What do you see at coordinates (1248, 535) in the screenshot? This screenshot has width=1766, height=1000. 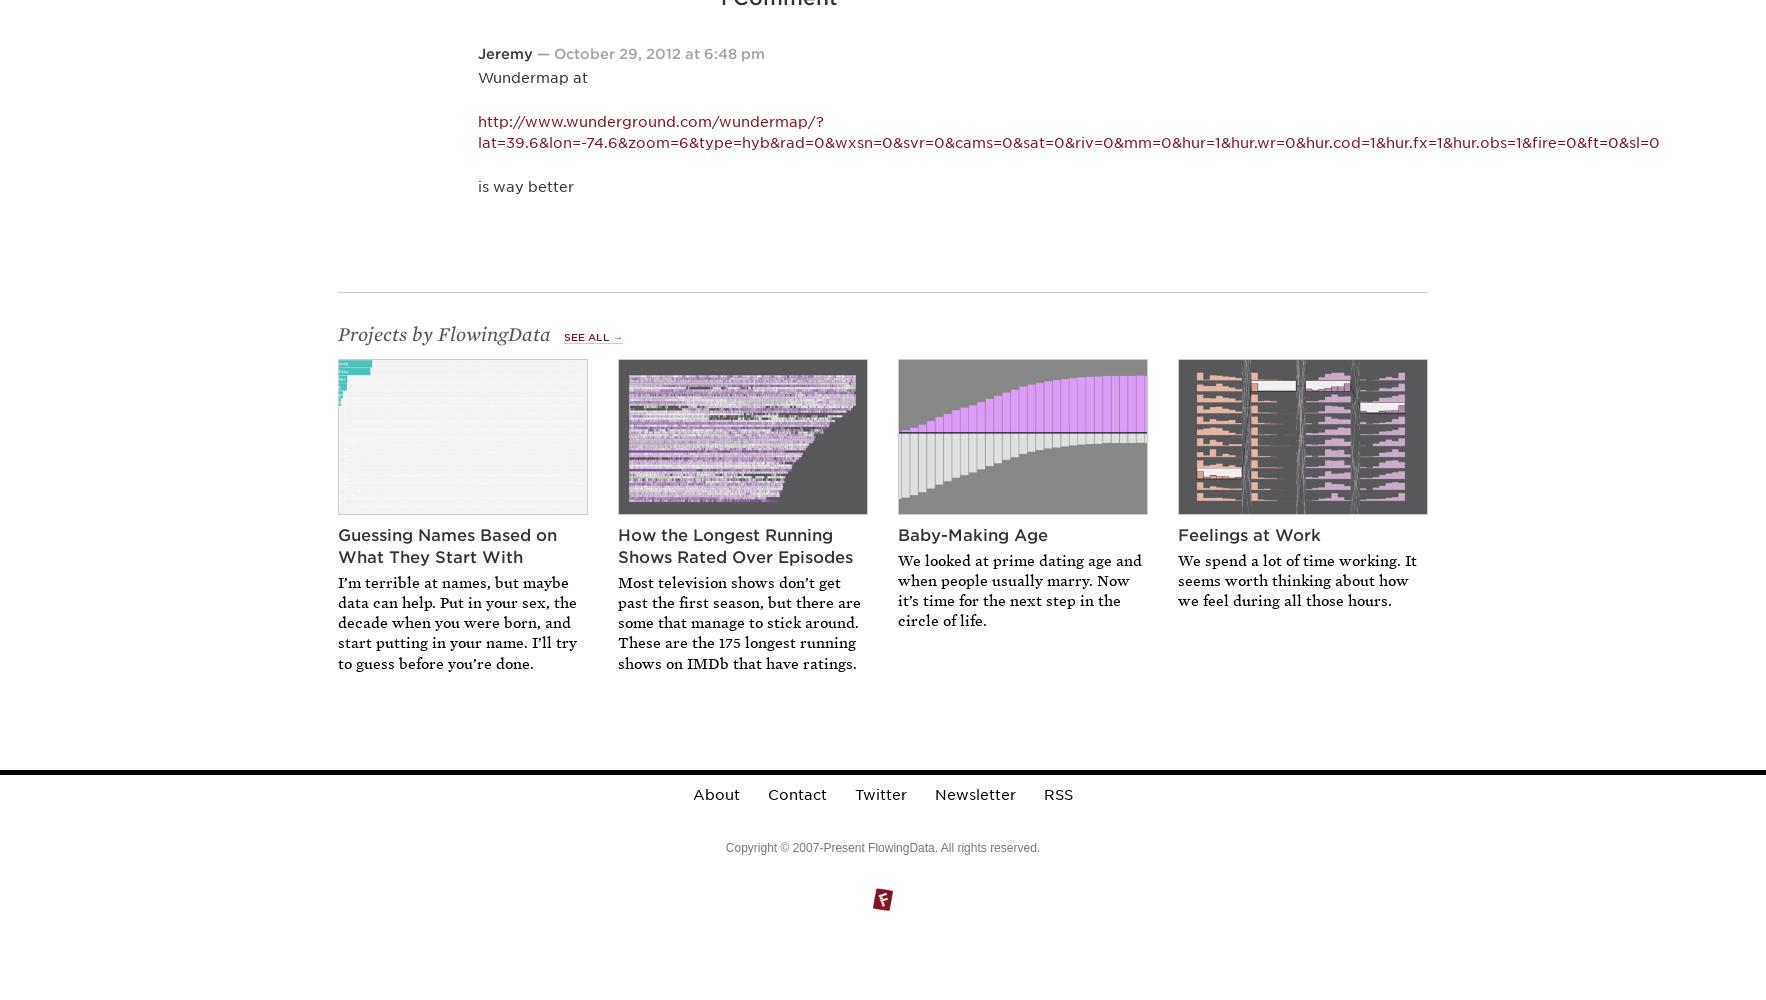 I see `'Feelings at Work'` at bounding box center [1248, 535].